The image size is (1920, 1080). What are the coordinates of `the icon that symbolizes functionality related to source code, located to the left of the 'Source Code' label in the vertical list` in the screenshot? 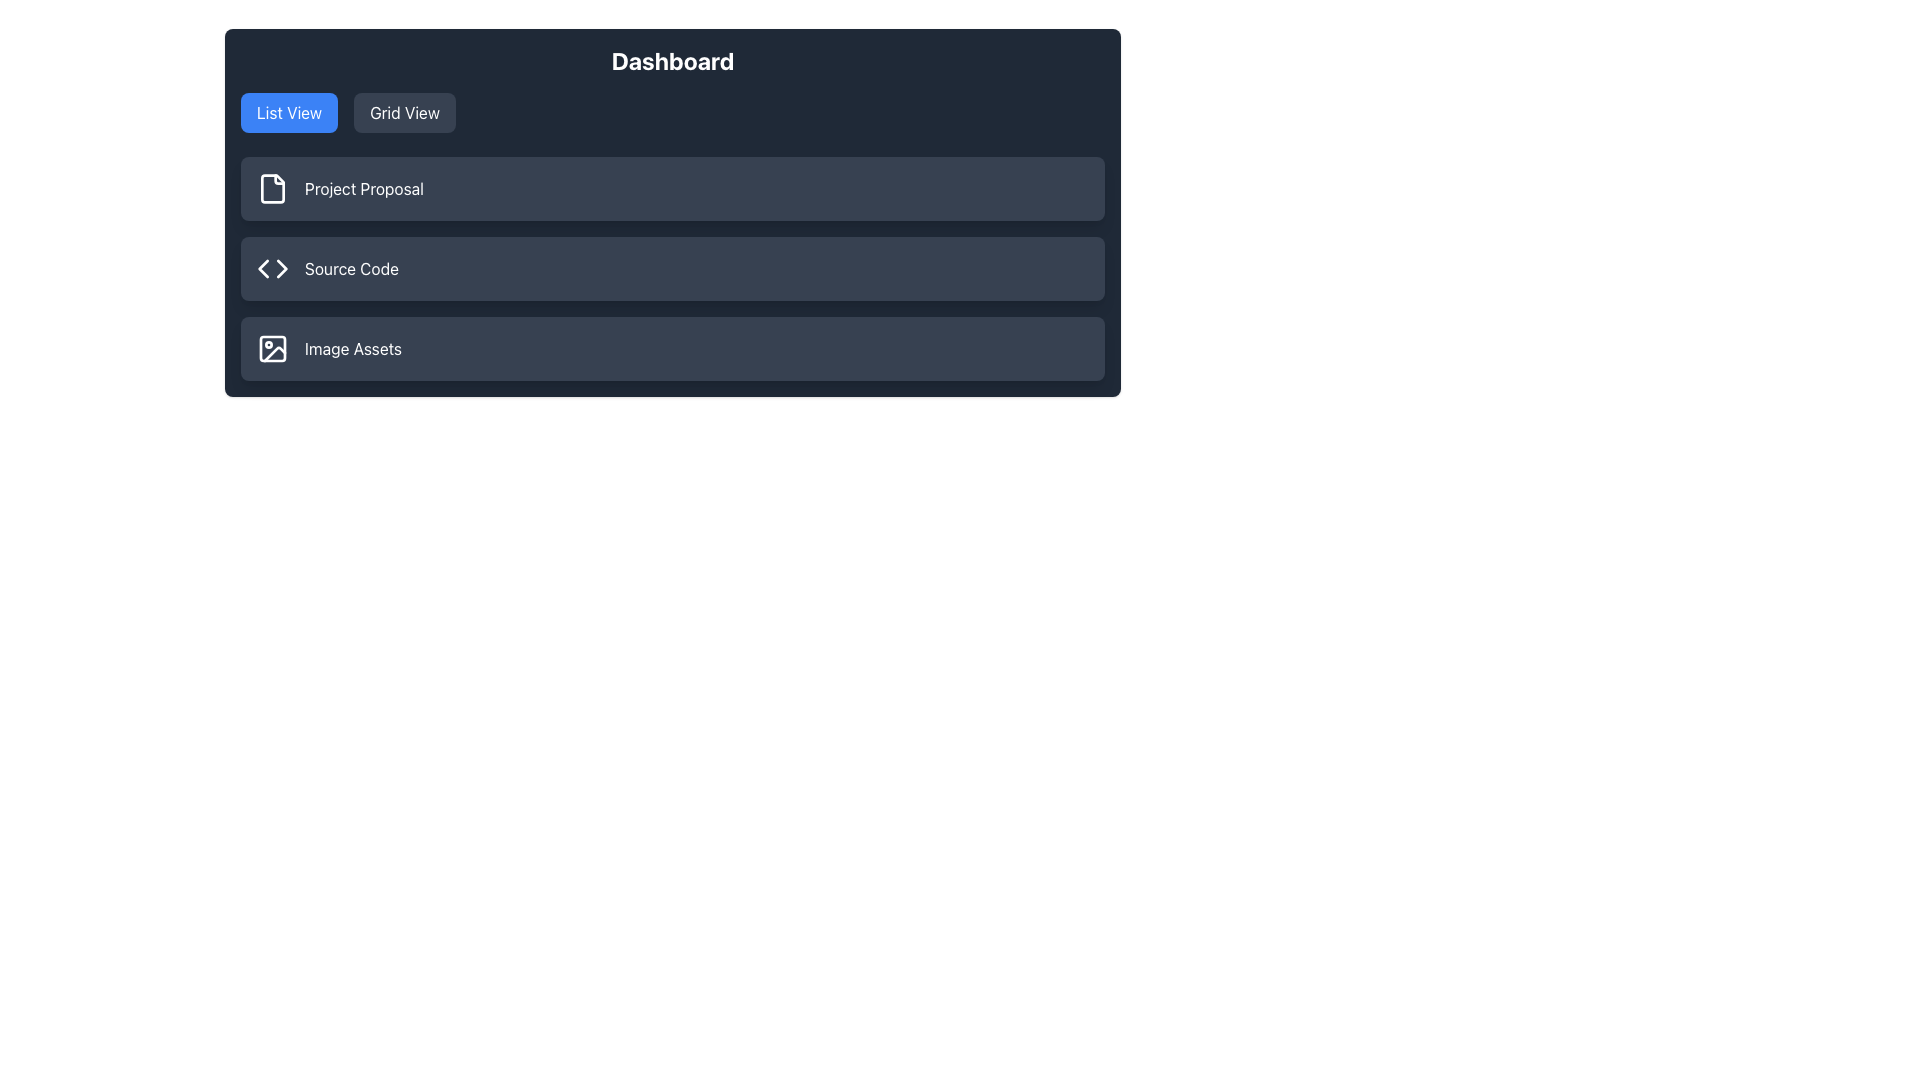 It's located at (272, 268).